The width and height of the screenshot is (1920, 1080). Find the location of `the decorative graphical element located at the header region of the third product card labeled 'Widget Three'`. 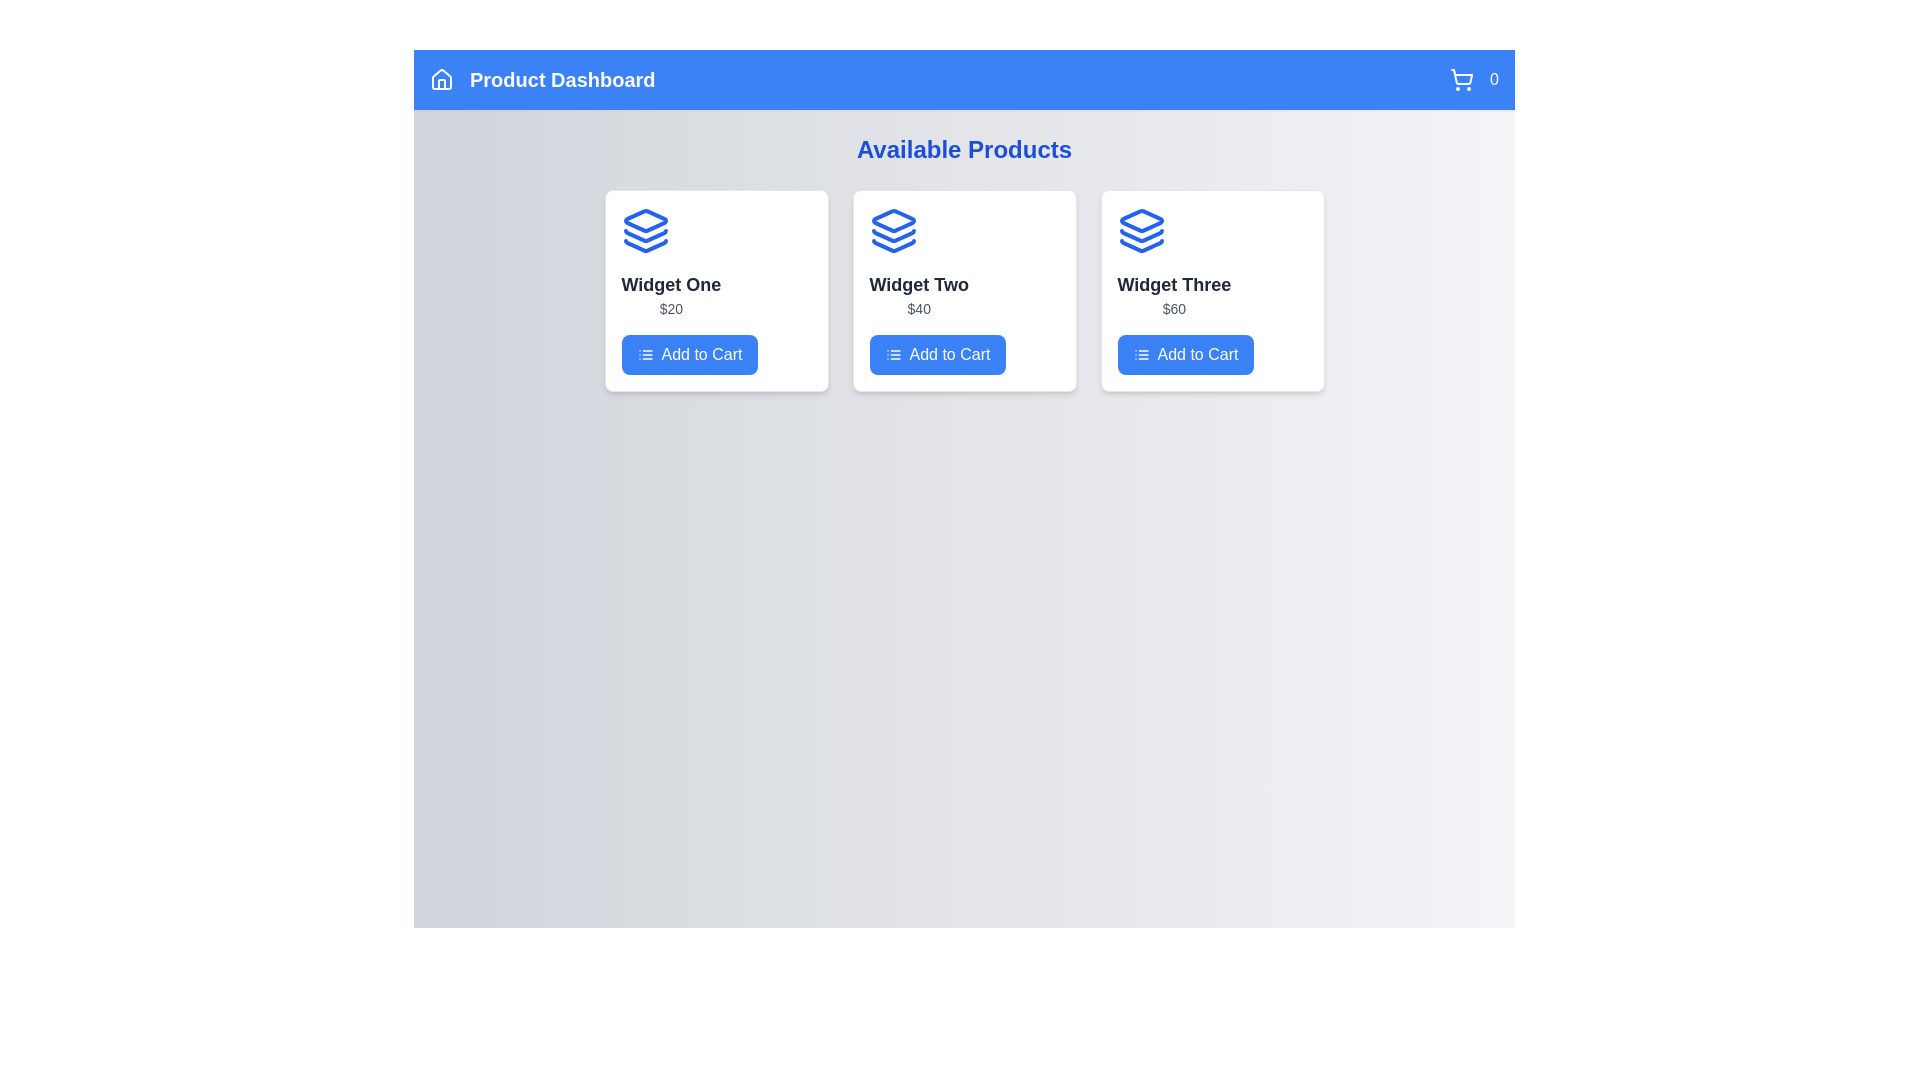

the decorative graphical element located at the header region of the third product card labeled 'Widget Three' is located at coordinates (1141, 220).